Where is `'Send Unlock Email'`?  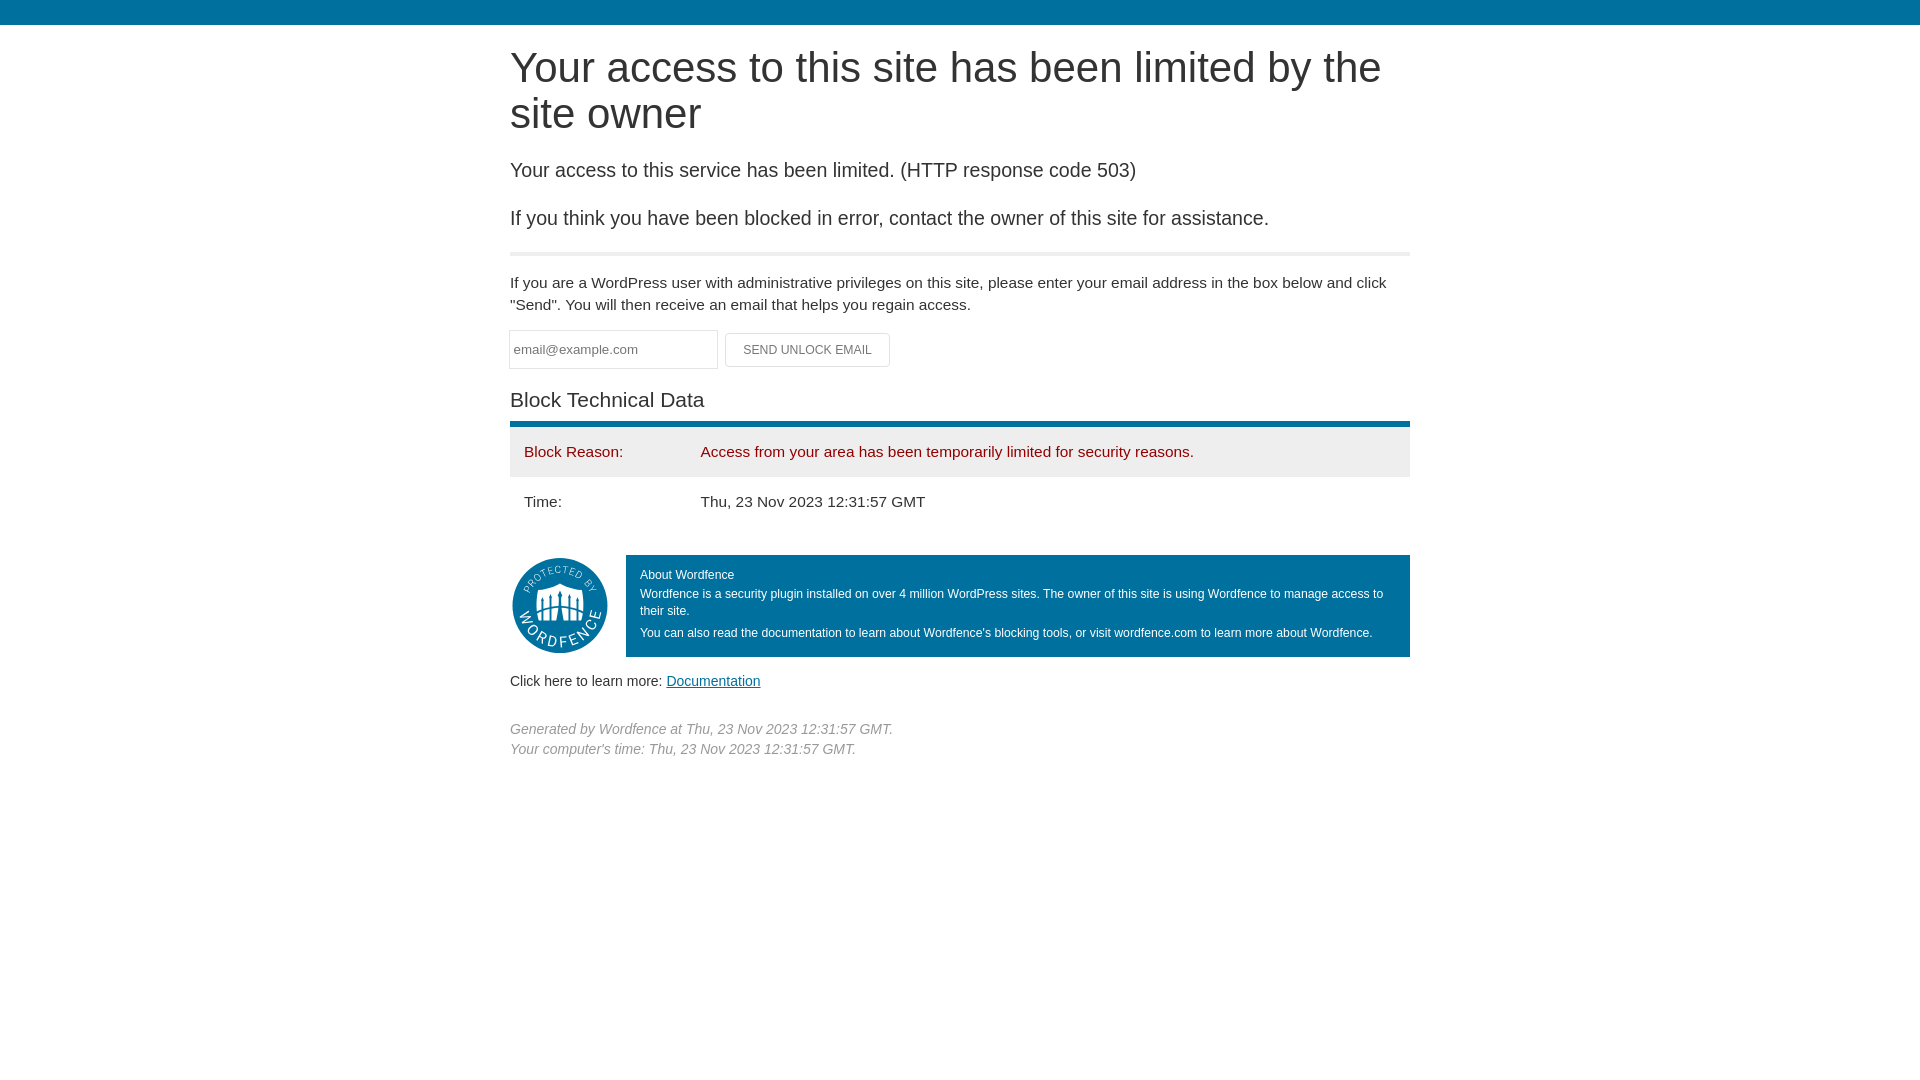
'Send Unlock Email' is located at coordinates (807, 349).